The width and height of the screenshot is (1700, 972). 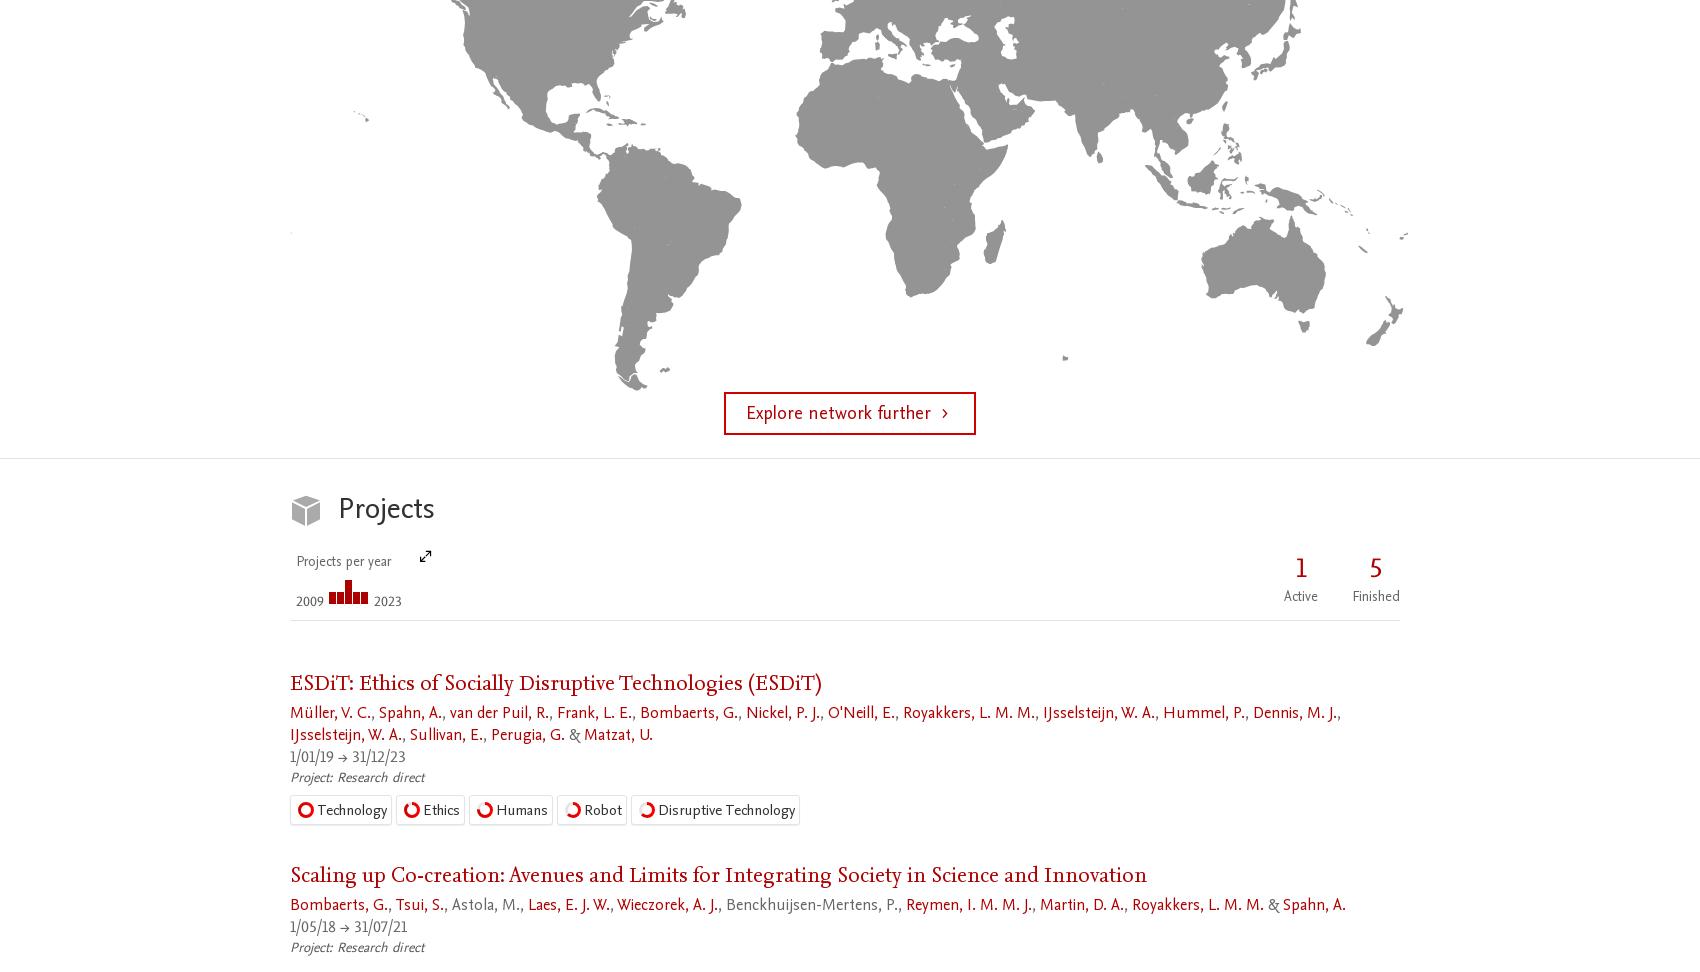 What do you see at coordinates (782, 711) in the screenshot?
I see `'Nickel, P. J.'` at bounding box center [782, 711].